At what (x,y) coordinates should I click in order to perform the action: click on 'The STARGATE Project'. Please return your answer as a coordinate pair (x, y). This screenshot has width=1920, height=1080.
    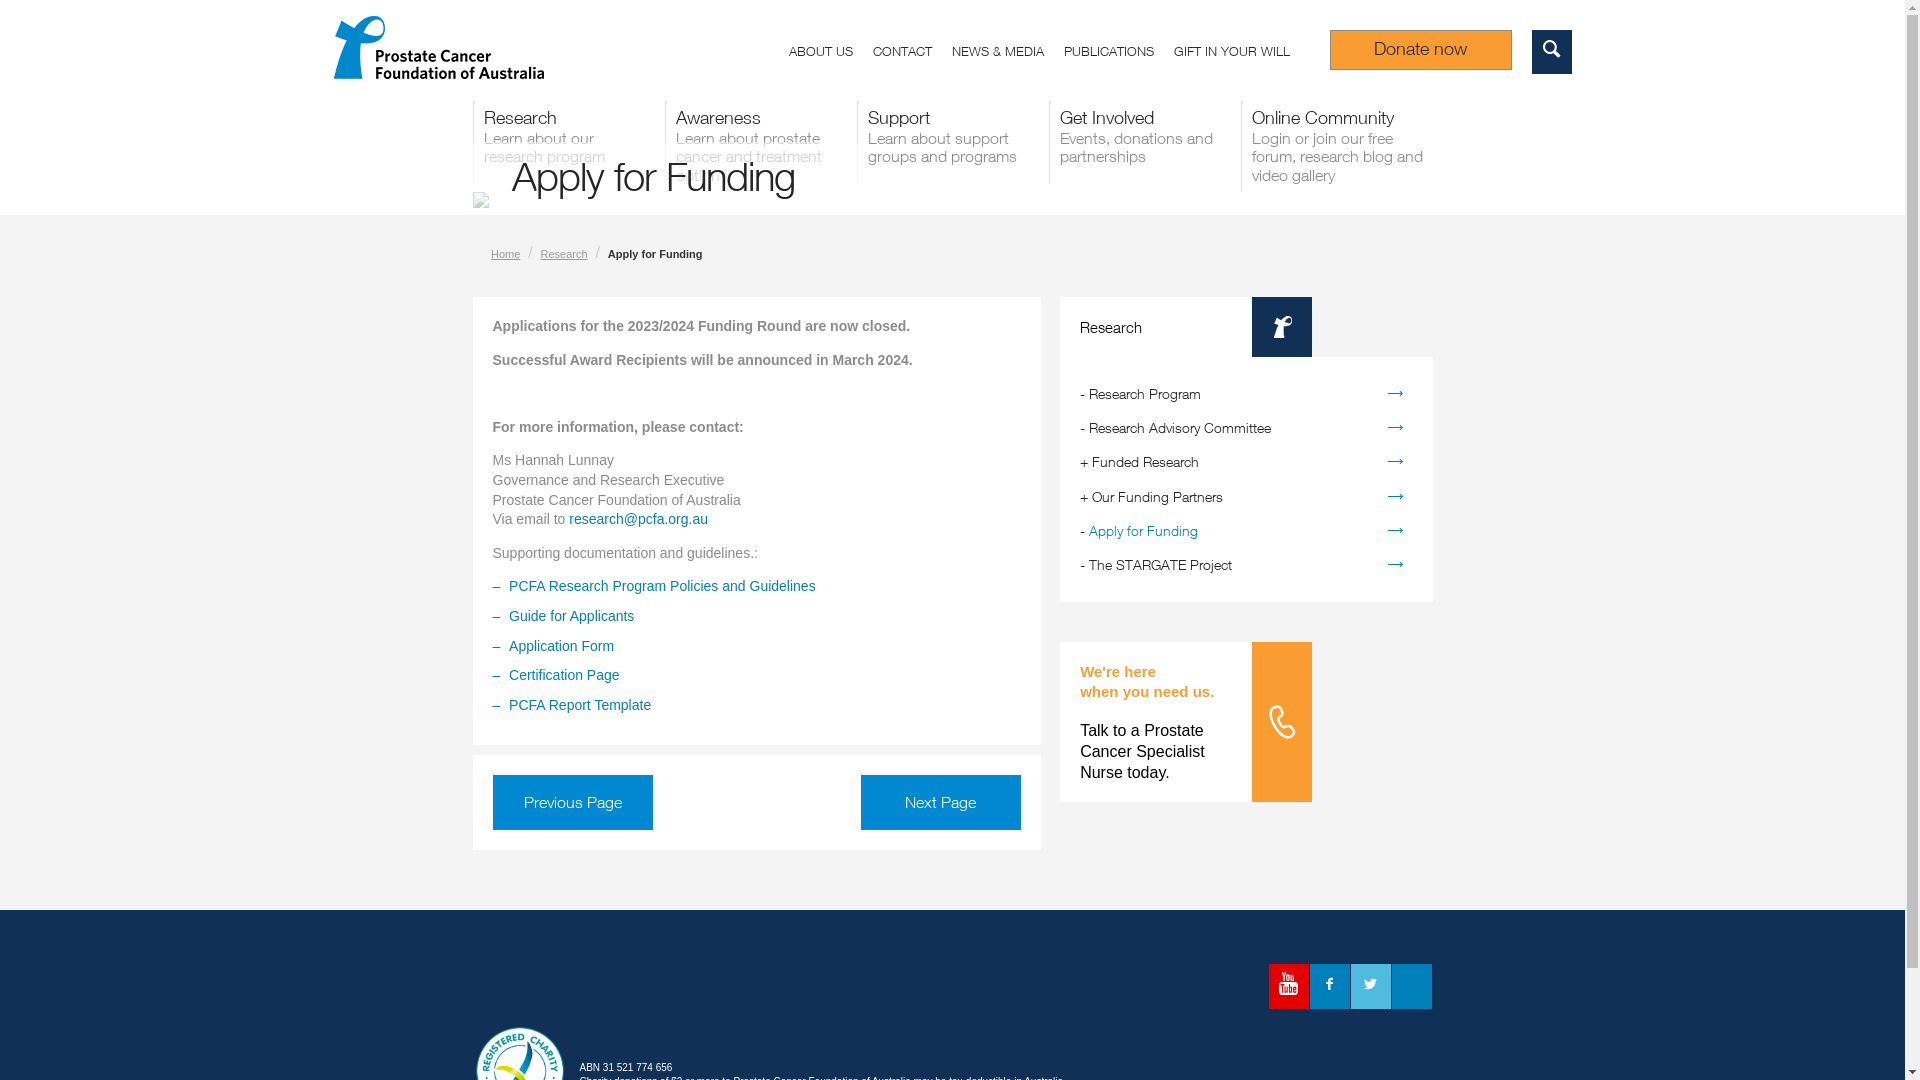
    Looking at the image, I should click on (1160, 564).